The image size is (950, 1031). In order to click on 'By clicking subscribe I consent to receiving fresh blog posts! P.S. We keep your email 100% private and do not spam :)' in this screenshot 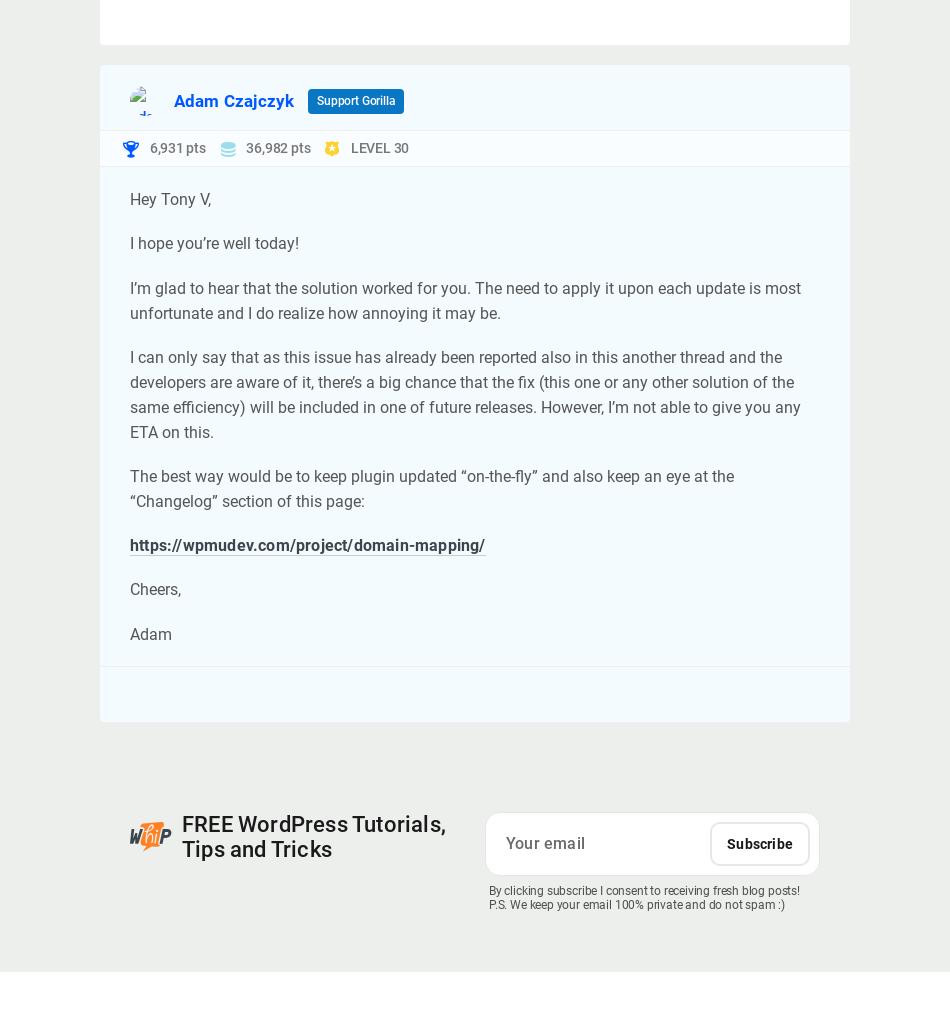, I will do `click(488, 896)`.